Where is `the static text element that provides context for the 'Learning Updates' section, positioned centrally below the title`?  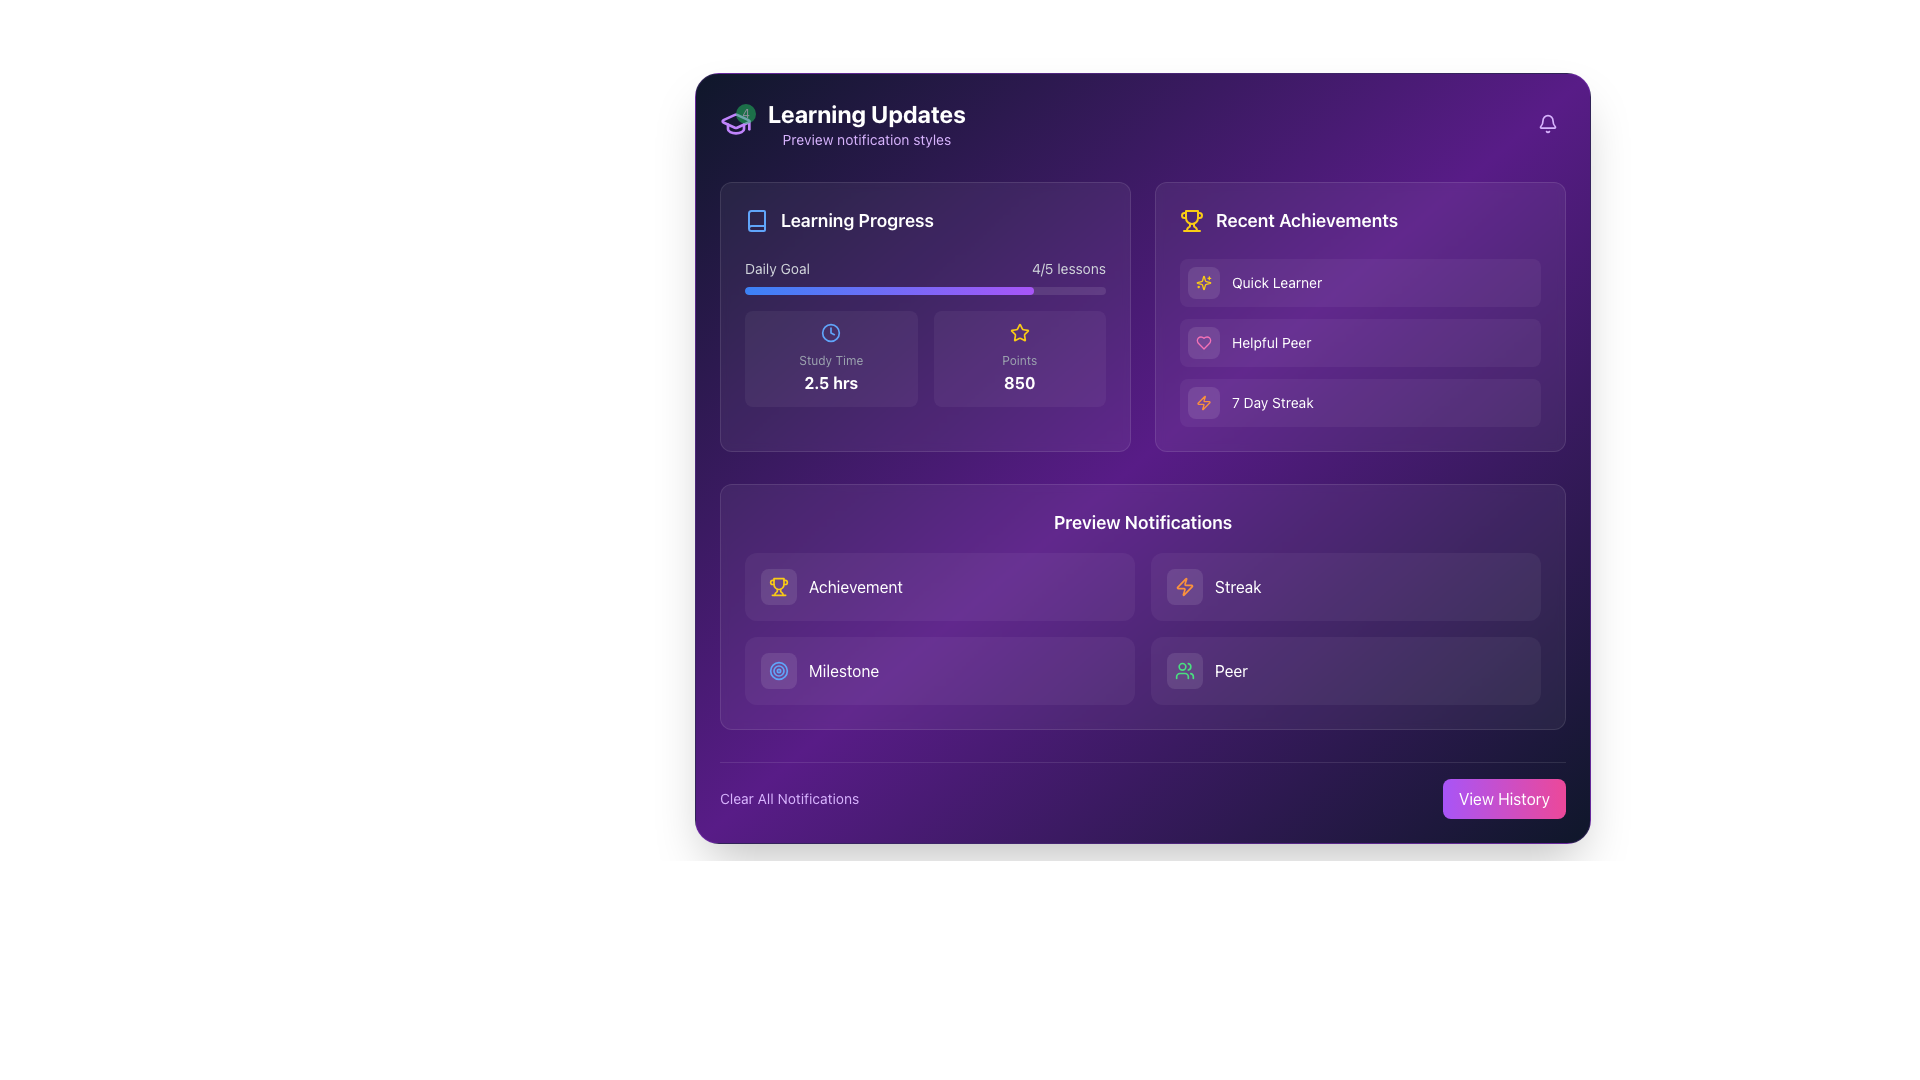
the static text element that provides context for the 'Learning Updates' section, positioned centrally below the title is located at coordinates (866, 138).